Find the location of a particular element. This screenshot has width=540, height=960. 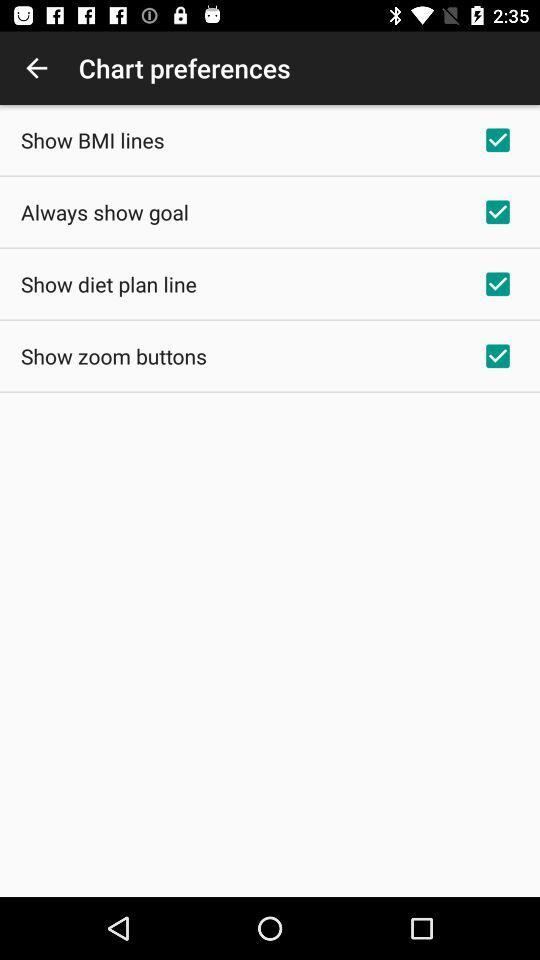

icon below show diet plan is located at coordinates (113, 356).